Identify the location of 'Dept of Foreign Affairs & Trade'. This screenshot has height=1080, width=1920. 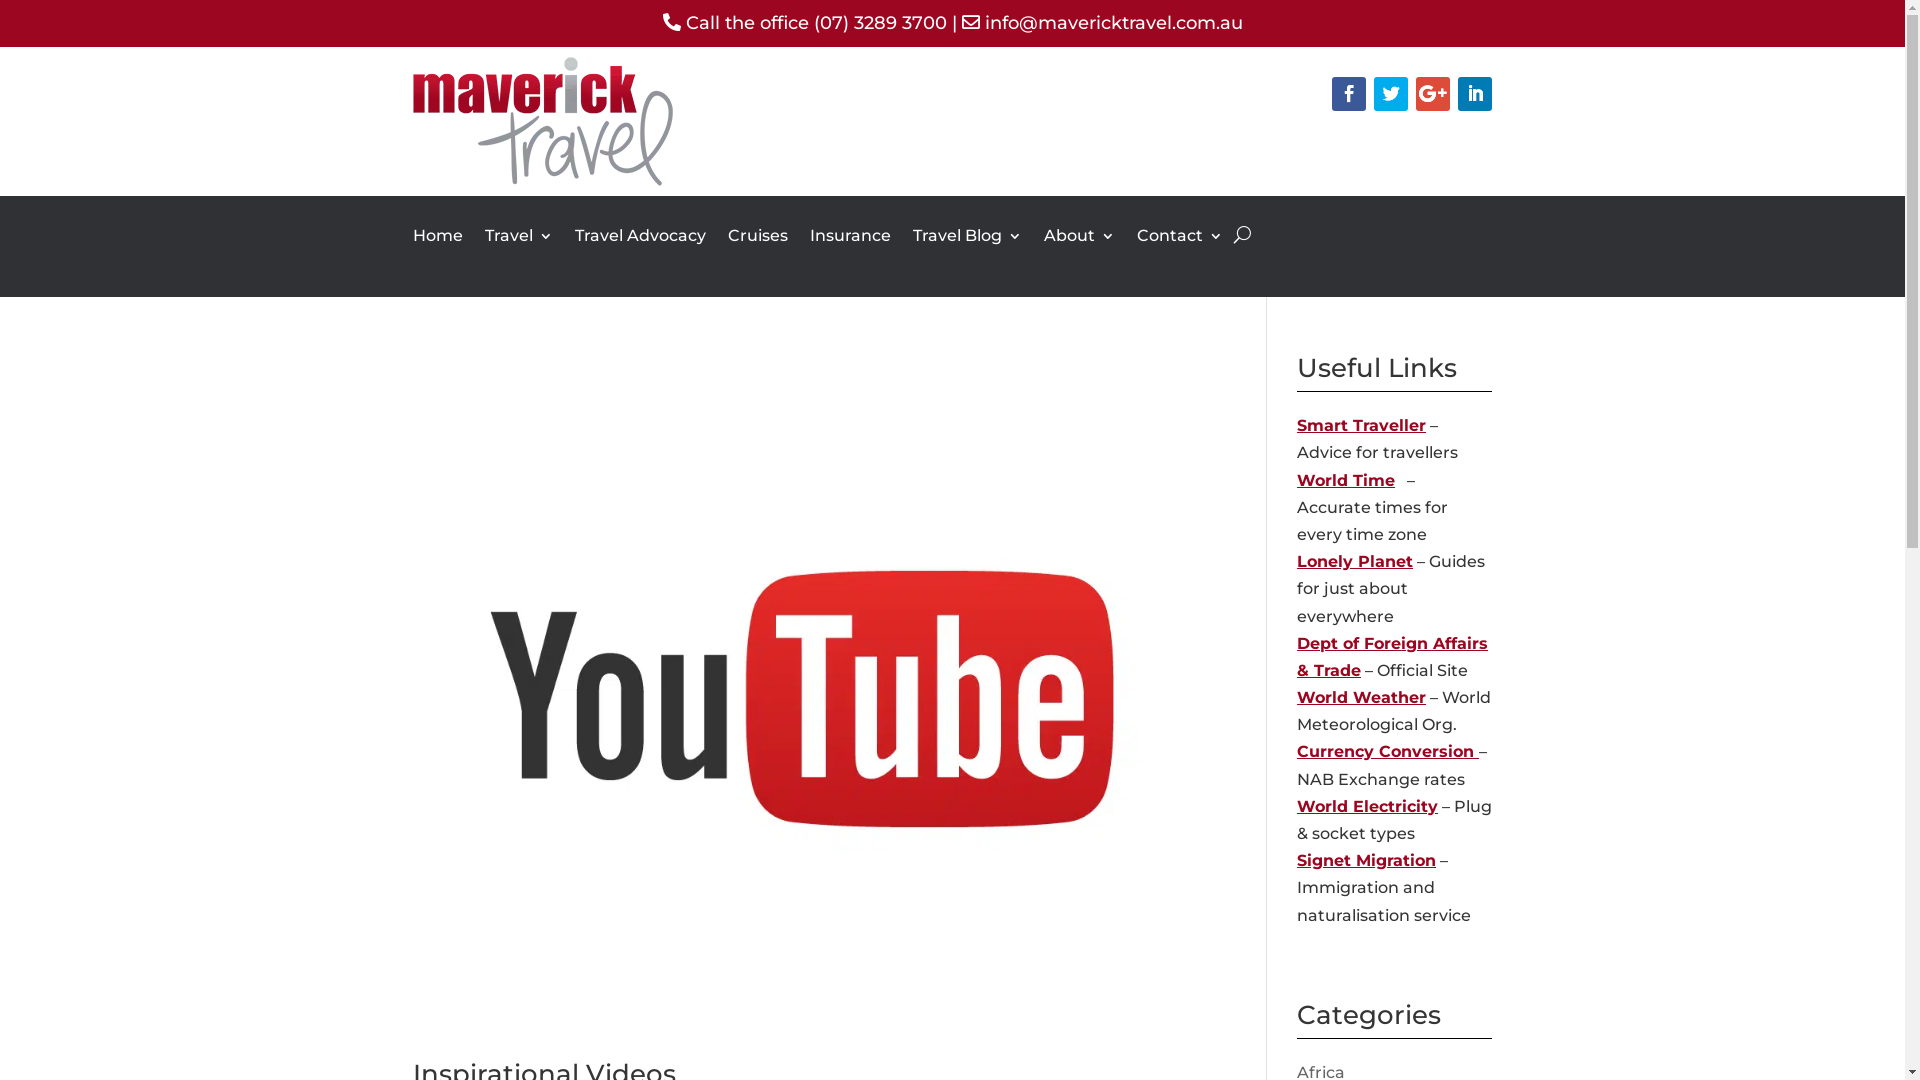
(1391, 656).